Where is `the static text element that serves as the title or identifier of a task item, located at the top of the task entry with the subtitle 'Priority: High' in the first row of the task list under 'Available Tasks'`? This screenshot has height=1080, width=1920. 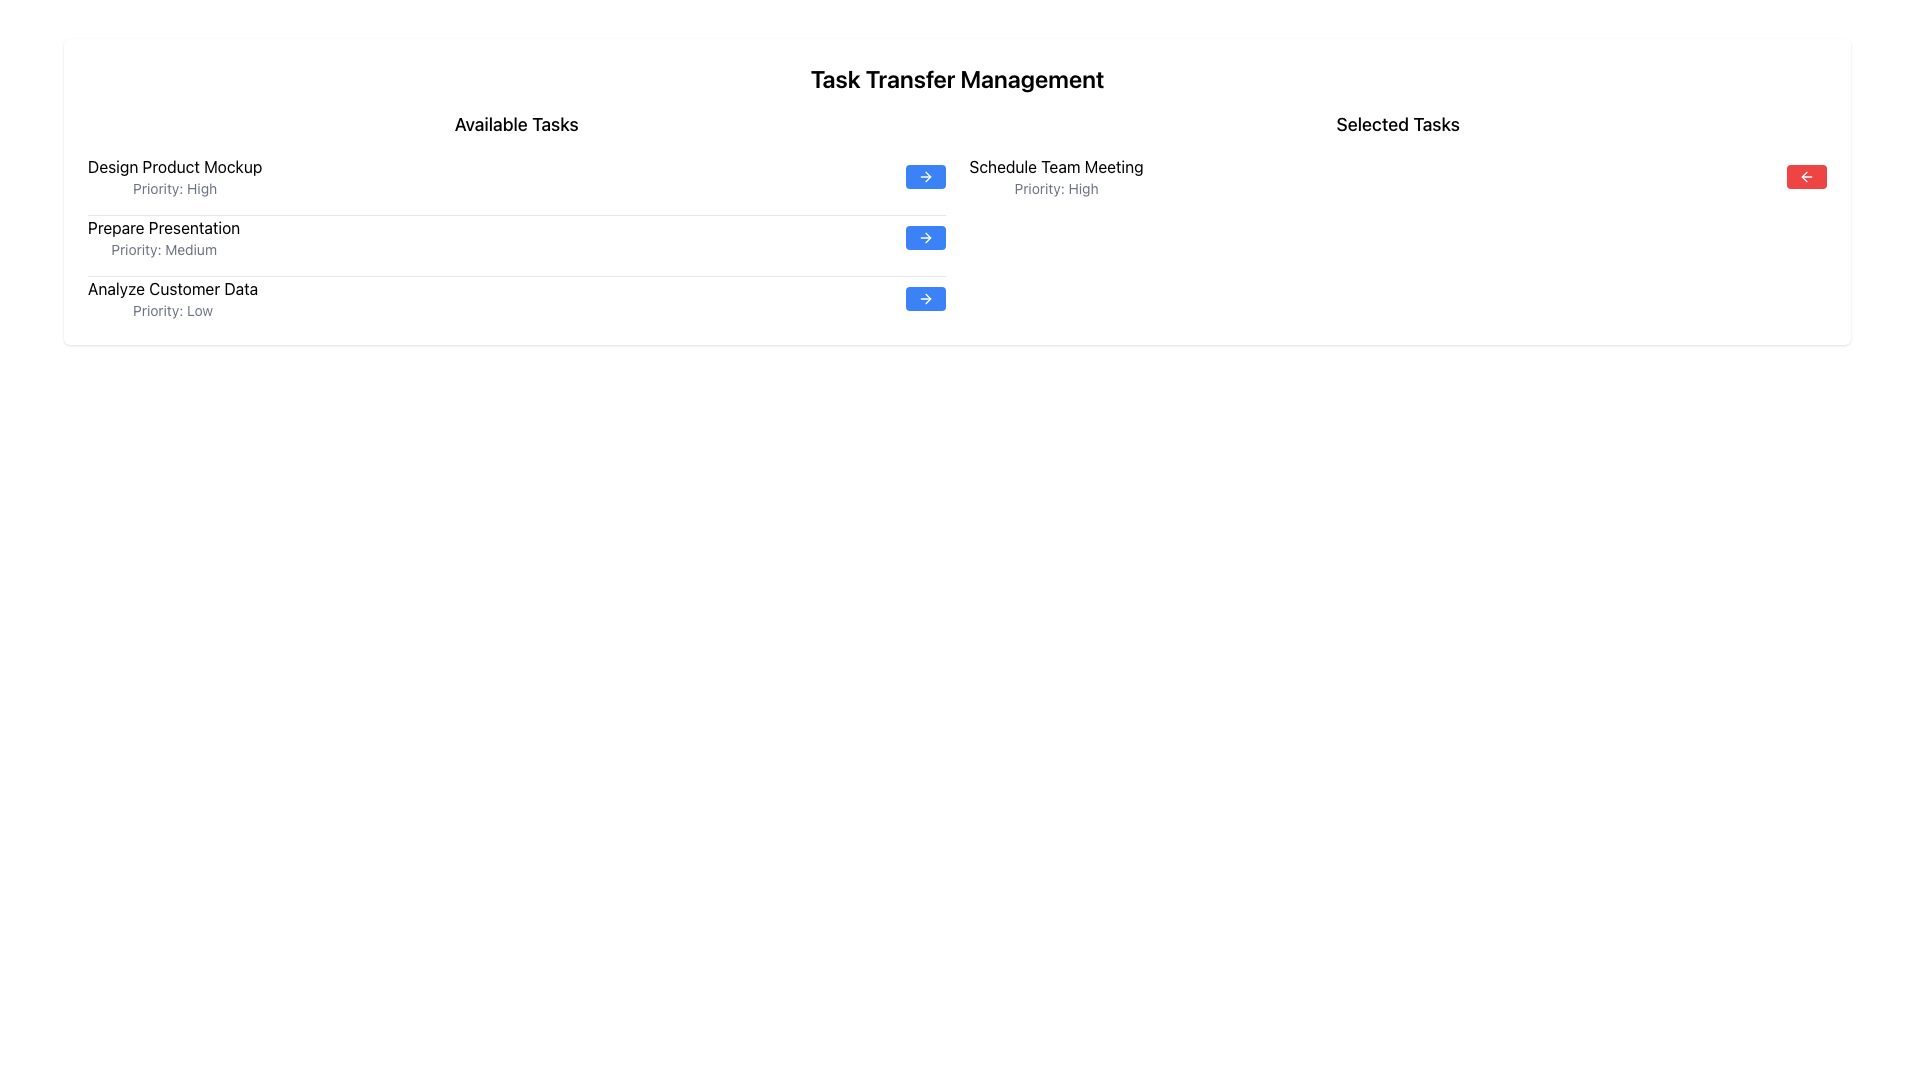
the static text element that serves as the title or identifier of a task item, located at the top of the task entry with the subtitle 'Priority: High' in the first row of the task list under 'Available Tasks' is located at coordinates (175, 165).